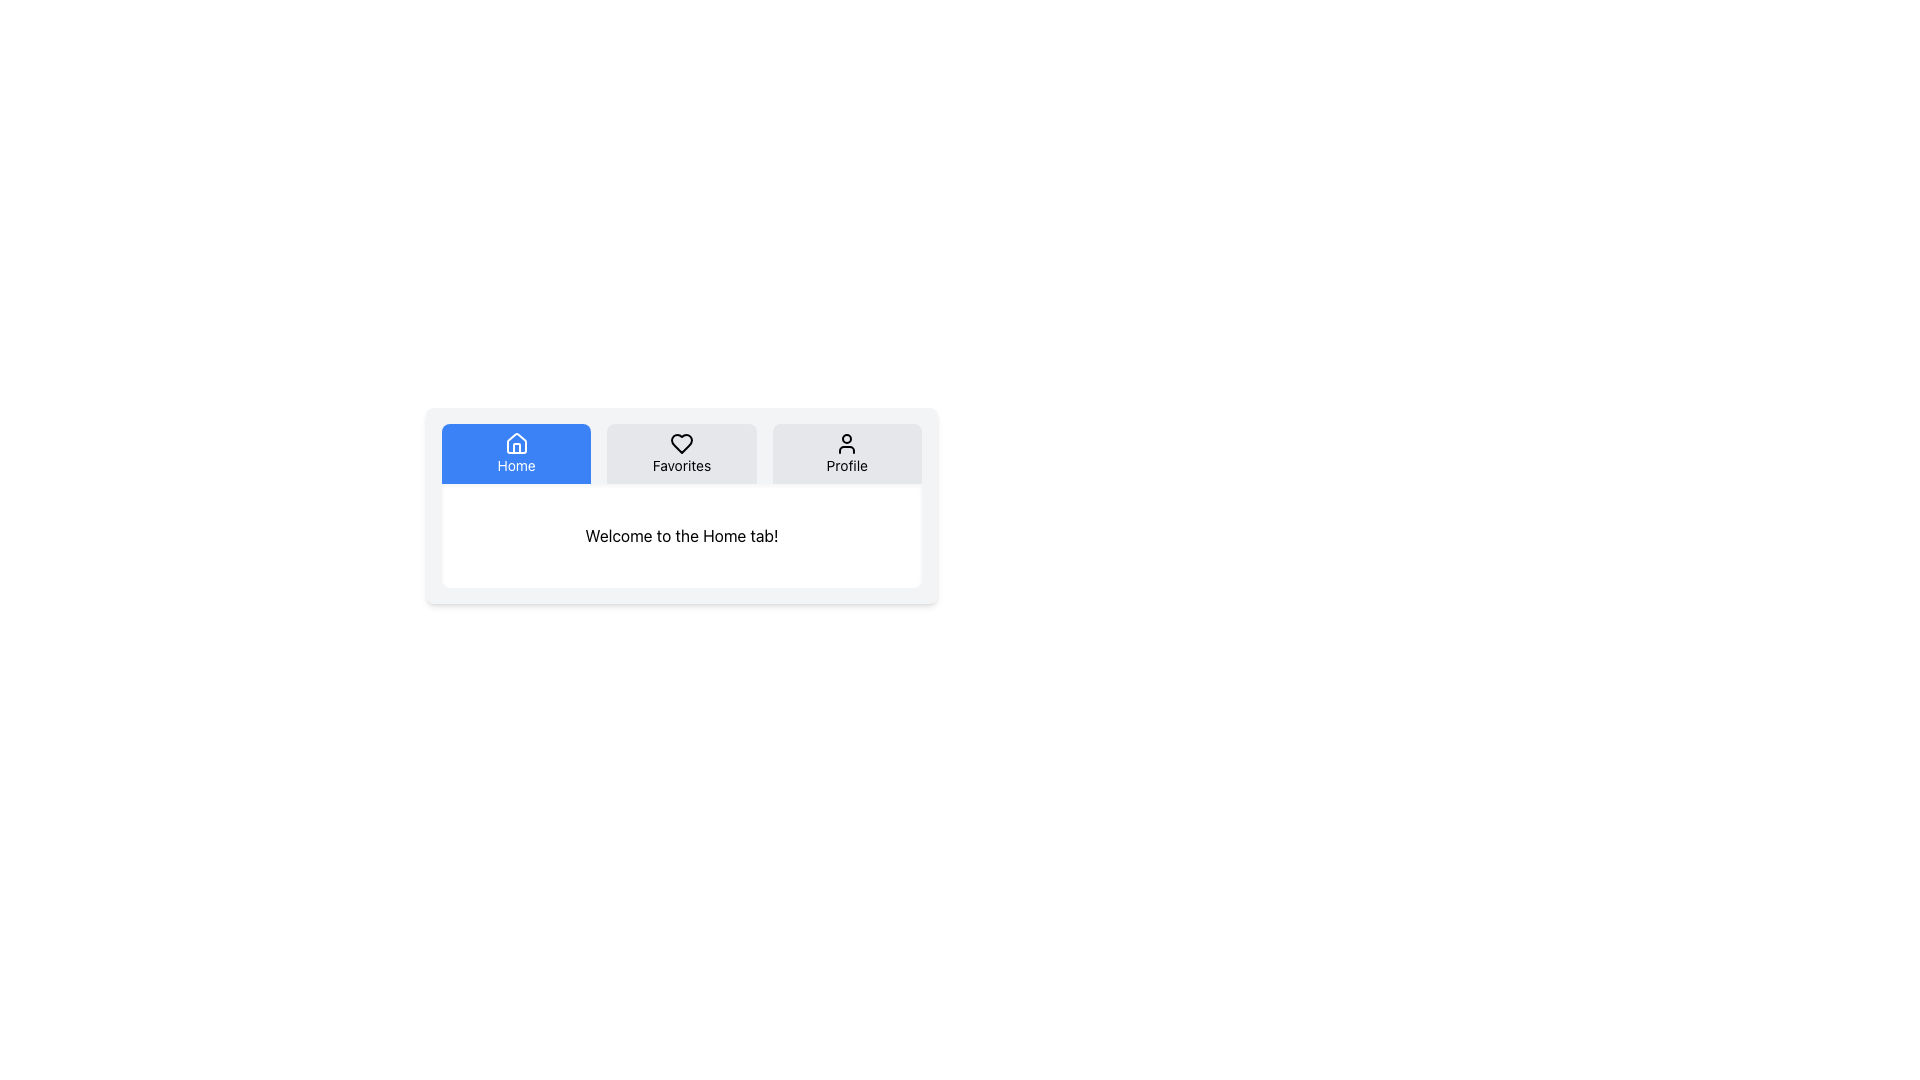 The image size is (1920, 1080). Describe the element at coordinates (681, 454) in the screenshot. I see `the 'Favorites' tab button, which is the second tab in the navigation bar` at that location.